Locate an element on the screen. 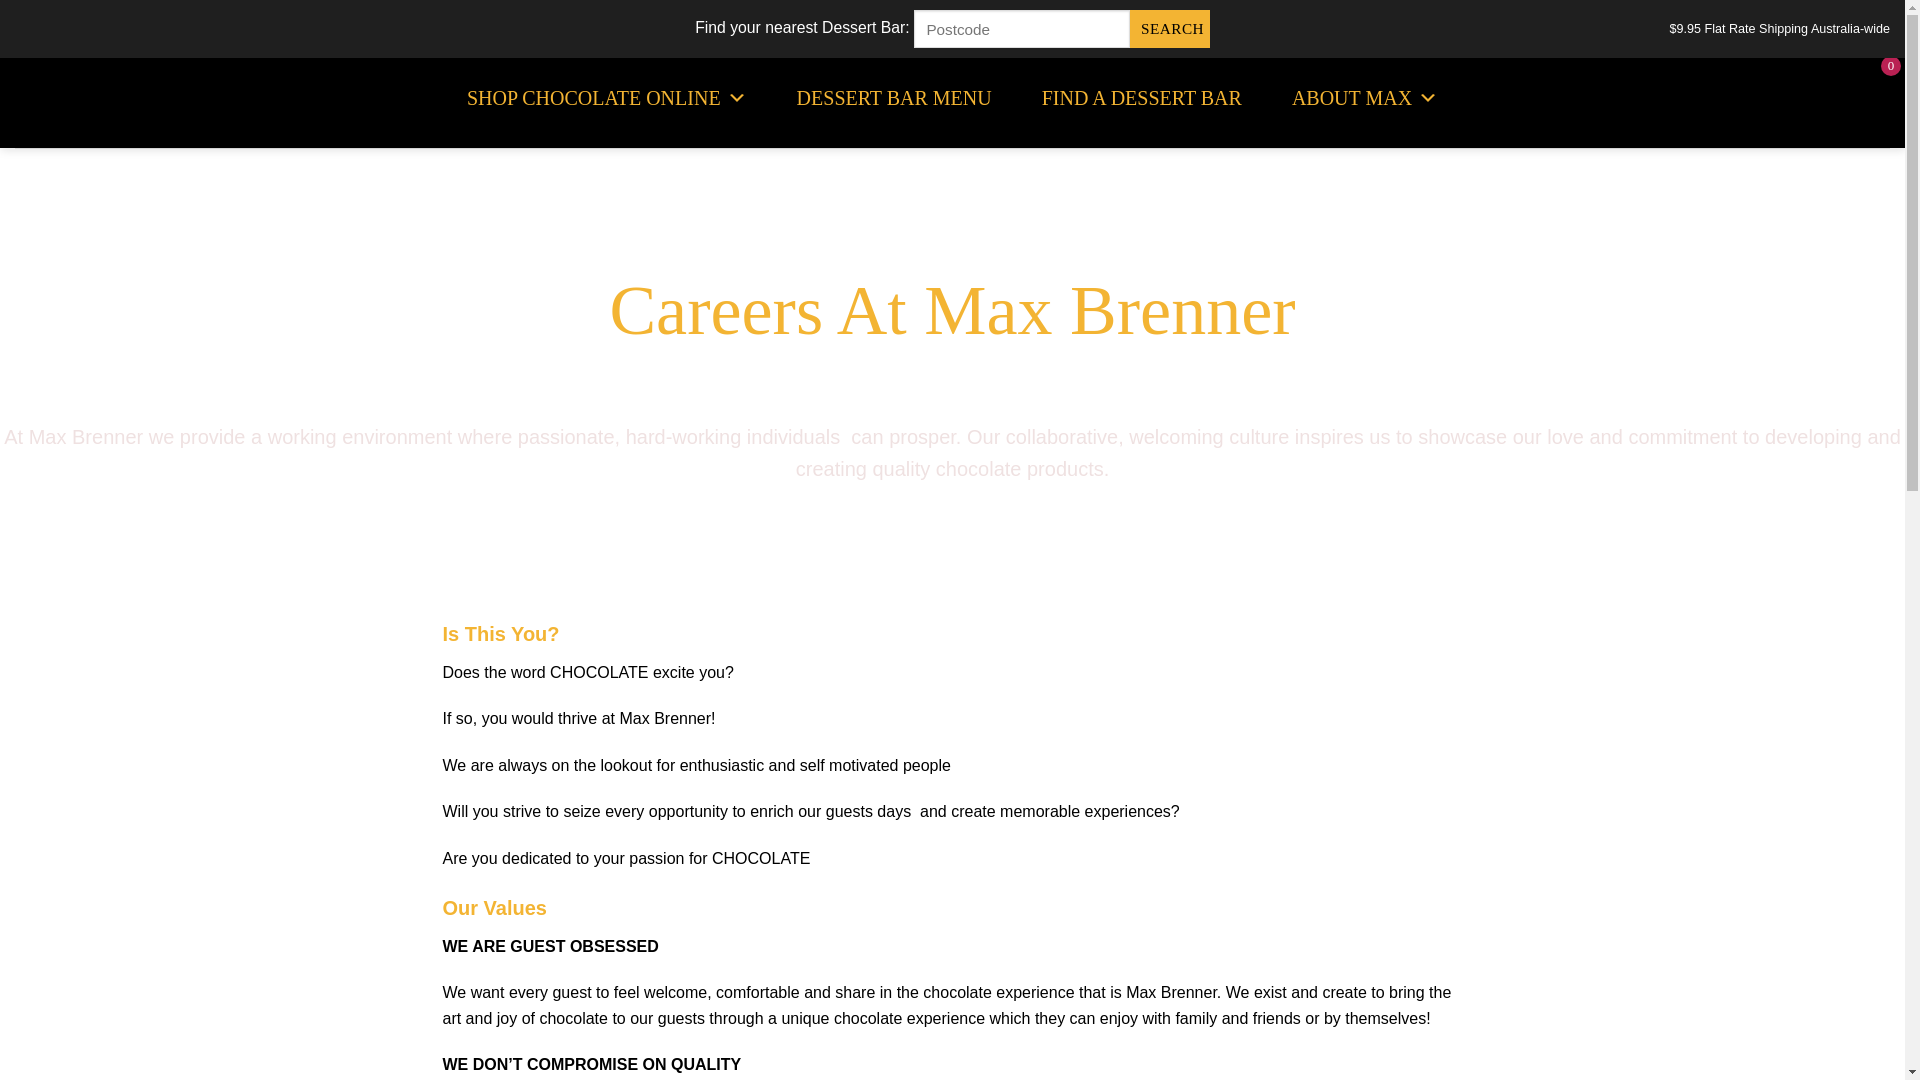  'Skip to content' is located at coordinates (0, 0).